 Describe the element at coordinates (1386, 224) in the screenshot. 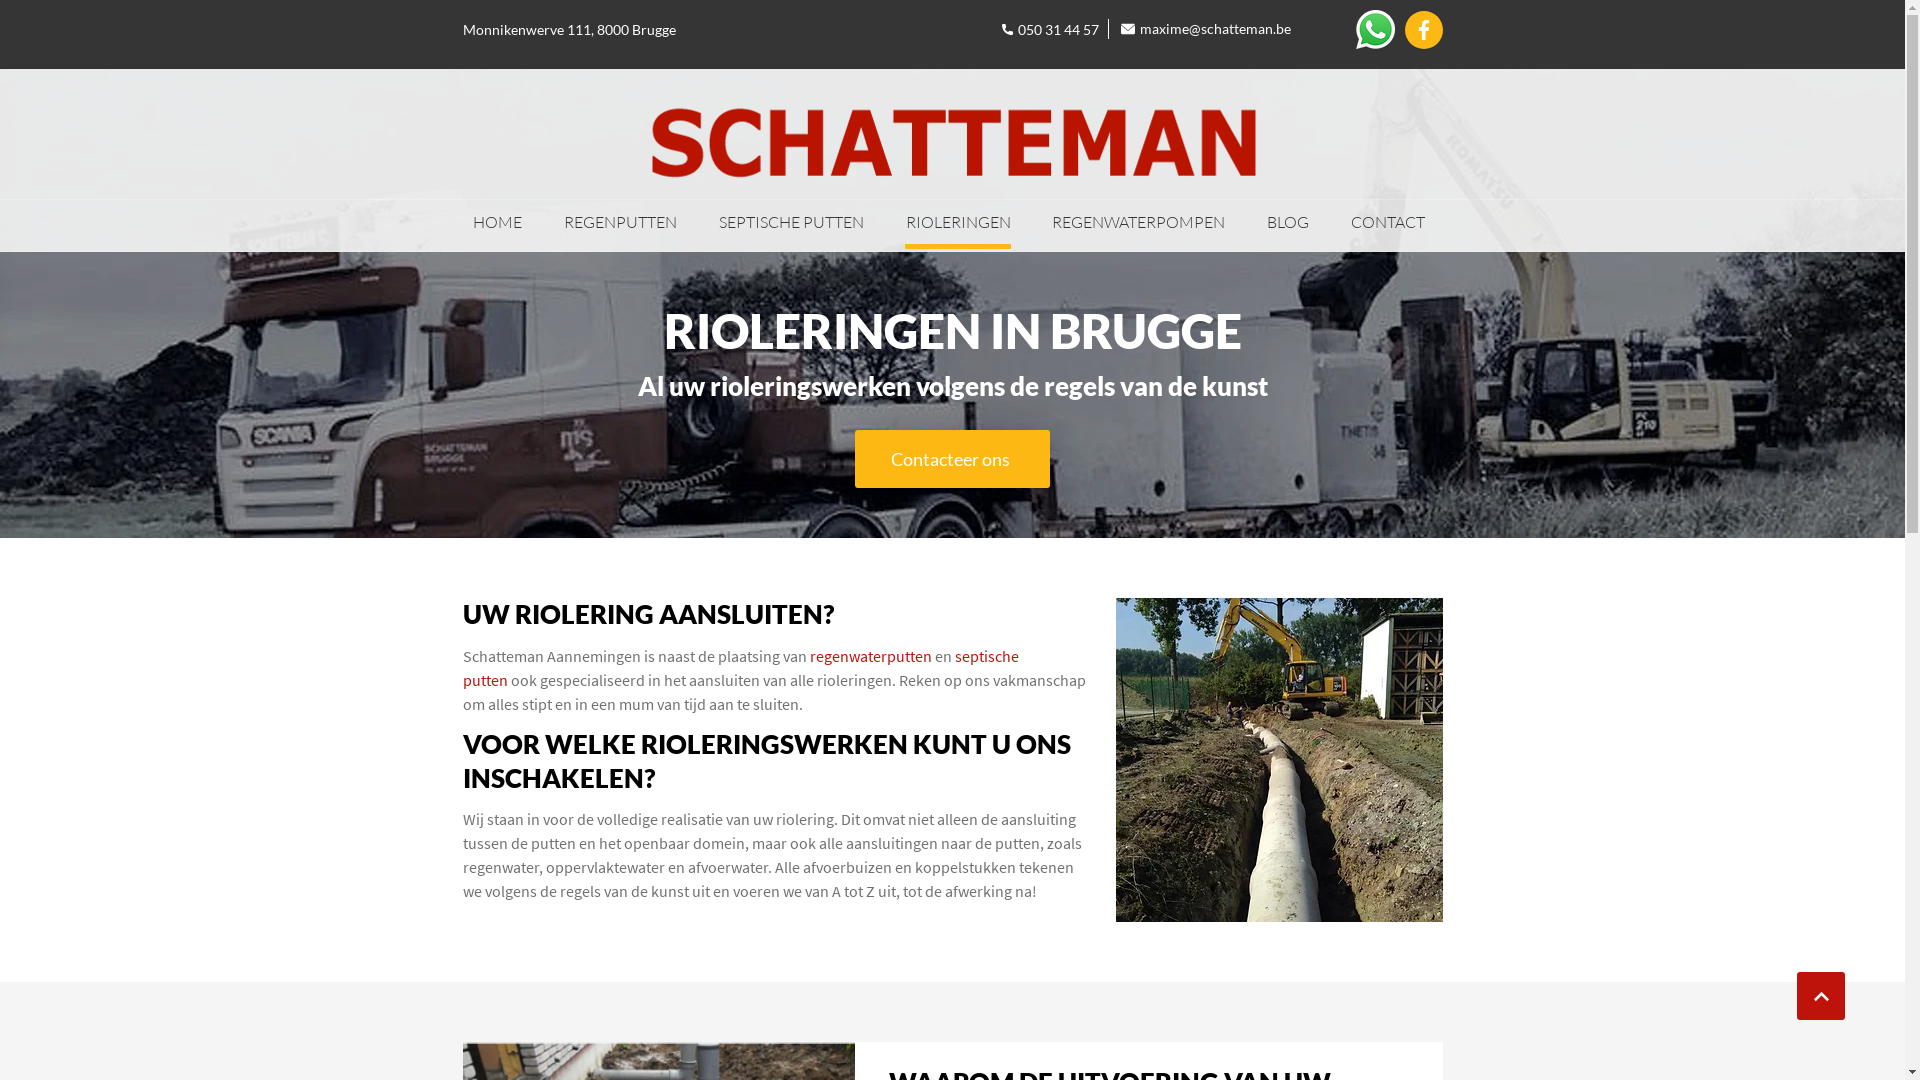

I see `'CONTACT'` at that location.